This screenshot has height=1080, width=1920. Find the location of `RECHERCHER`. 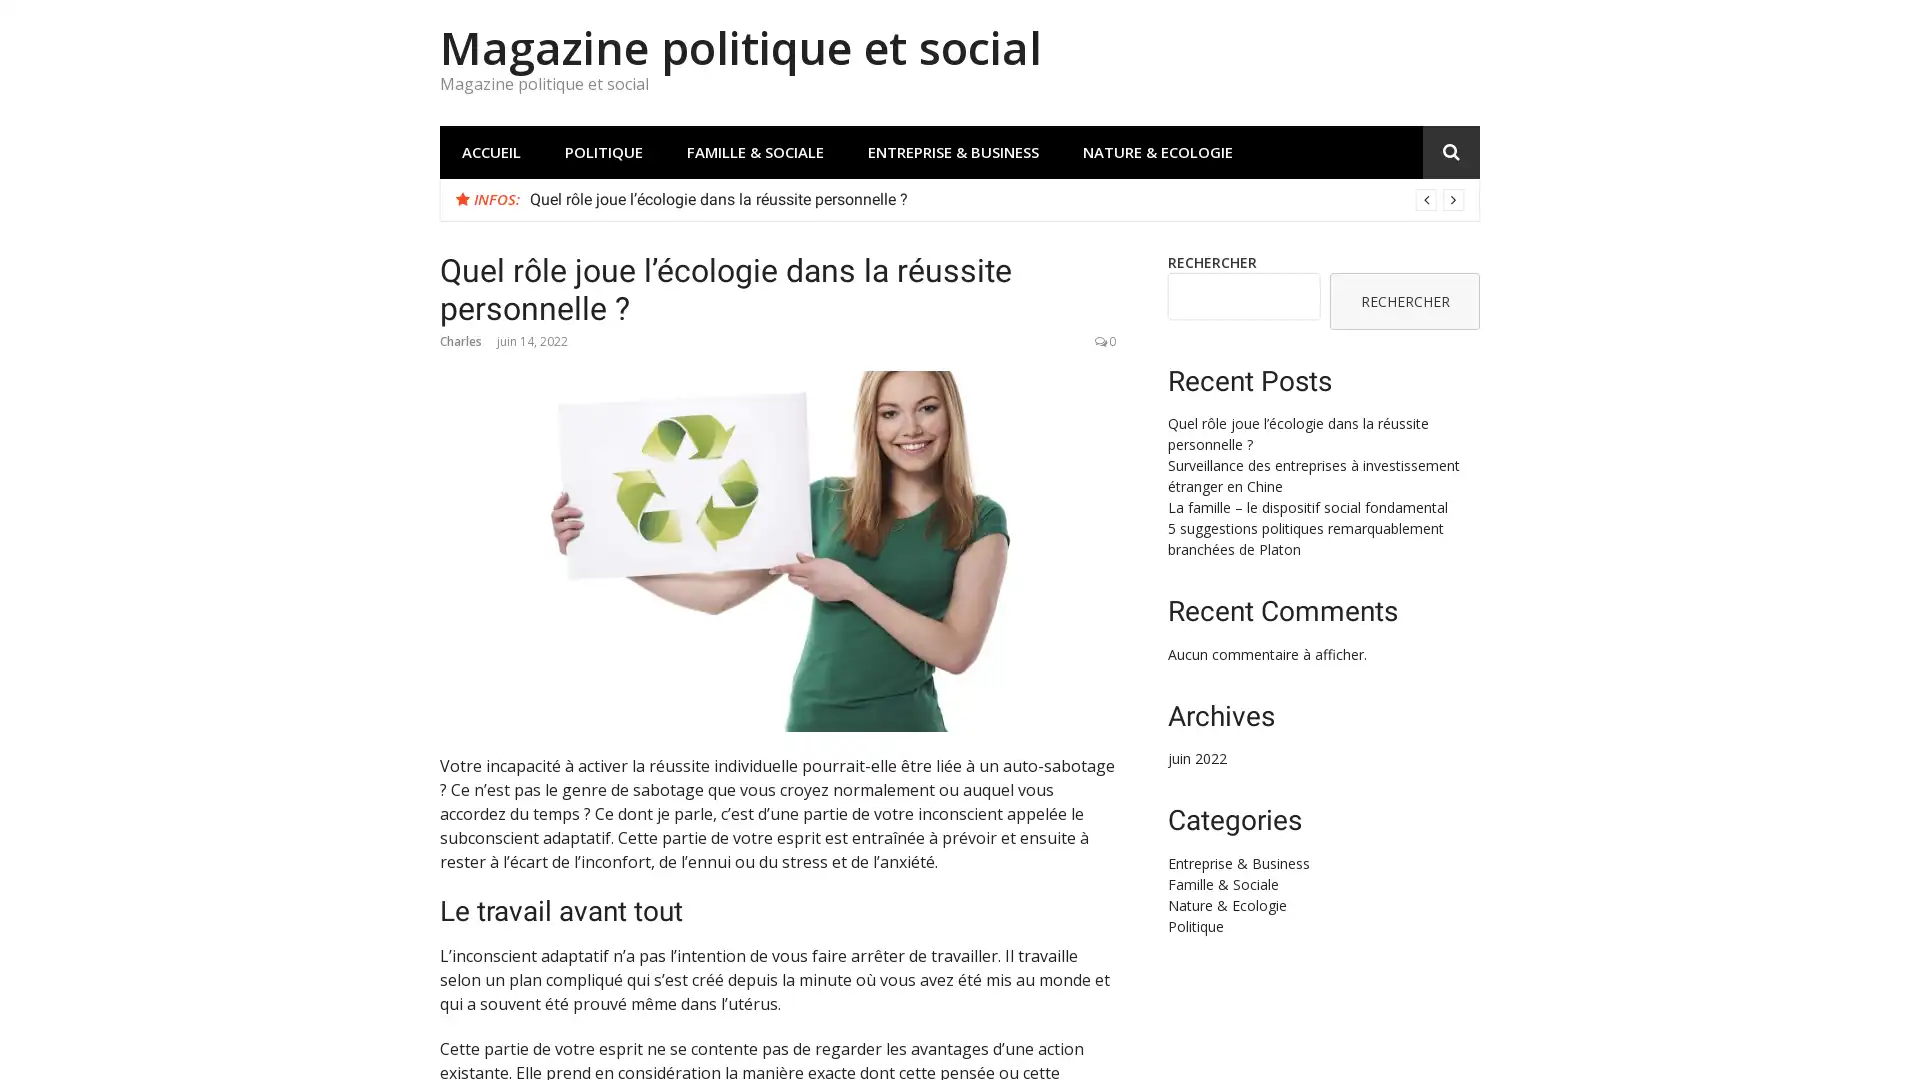

RECHERCHER is located at coordinates (1404, 300).